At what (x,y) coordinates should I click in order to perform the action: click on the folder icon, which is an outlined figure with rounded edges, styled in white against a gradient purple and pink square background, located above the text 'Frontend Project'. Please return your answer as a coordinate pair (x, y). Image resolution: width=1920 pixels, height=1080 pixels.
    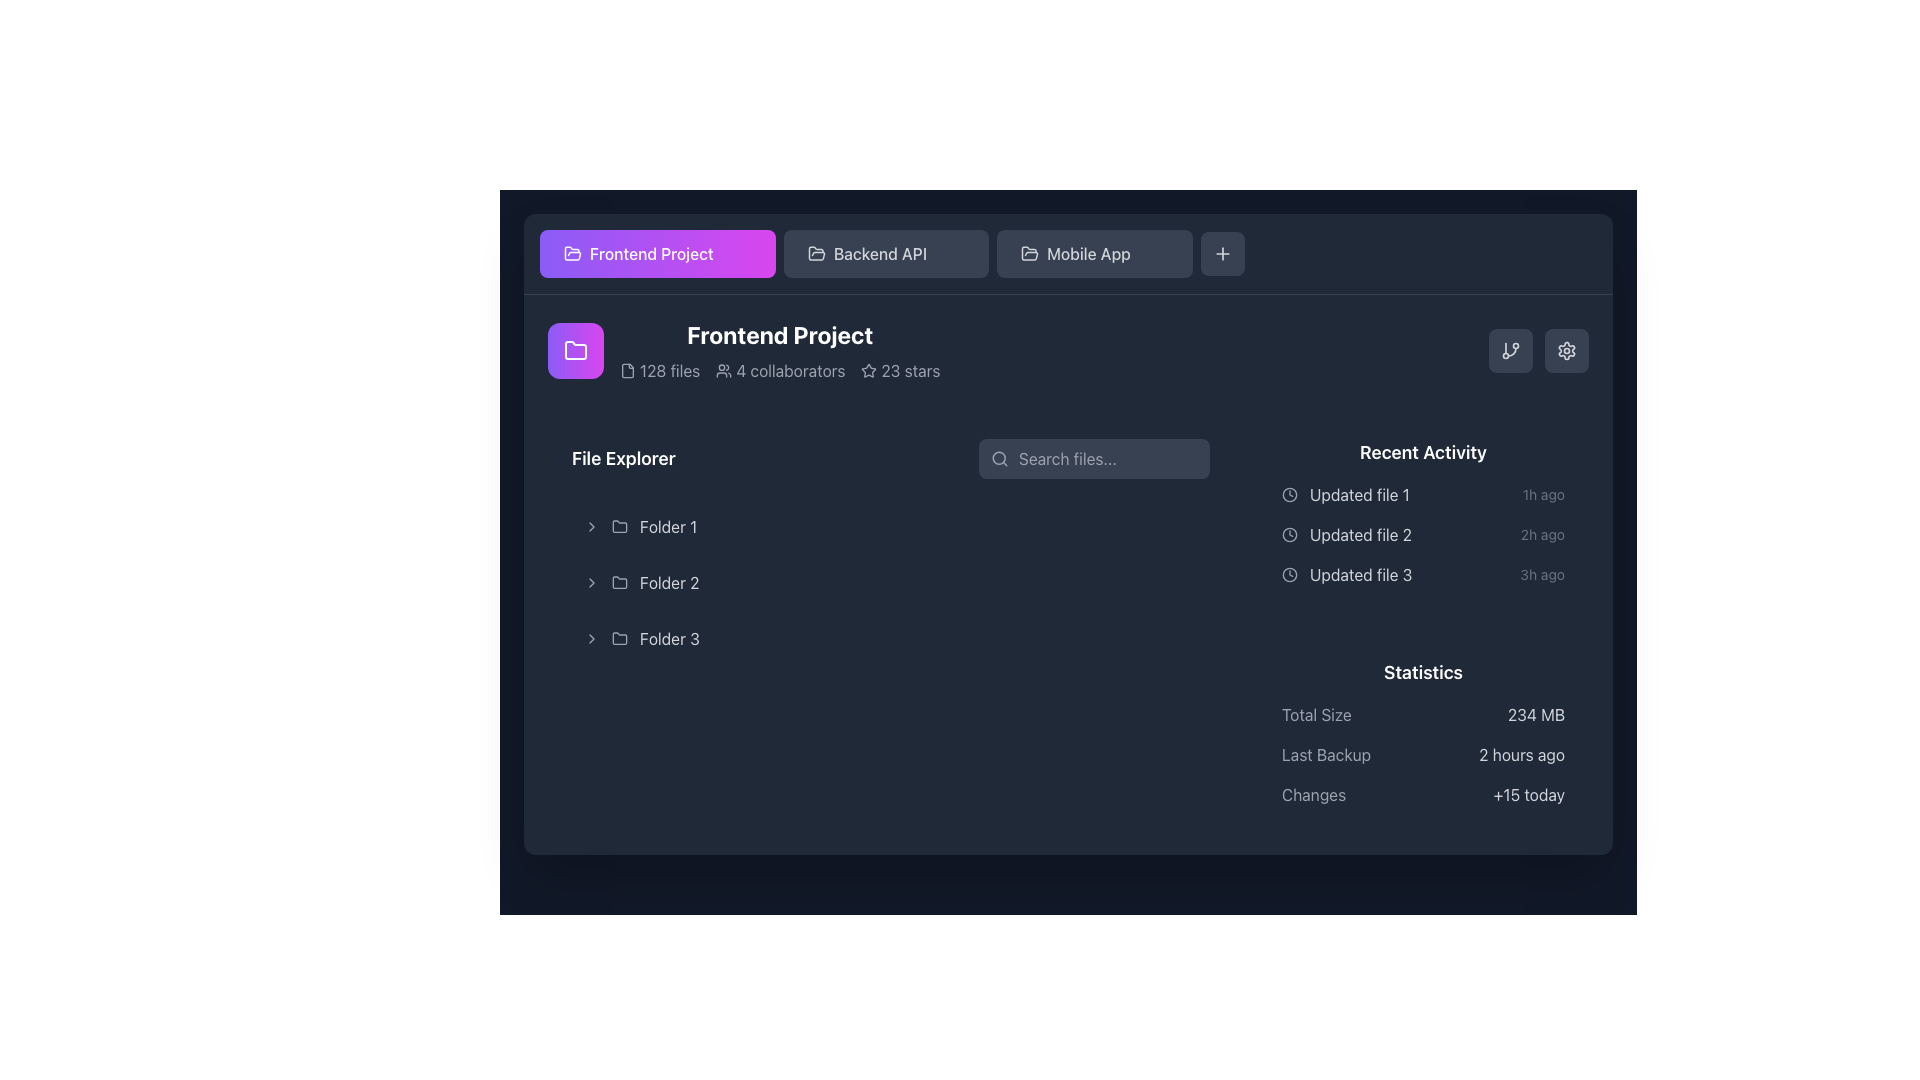
    Looking at the image, I should click on (575, 350).